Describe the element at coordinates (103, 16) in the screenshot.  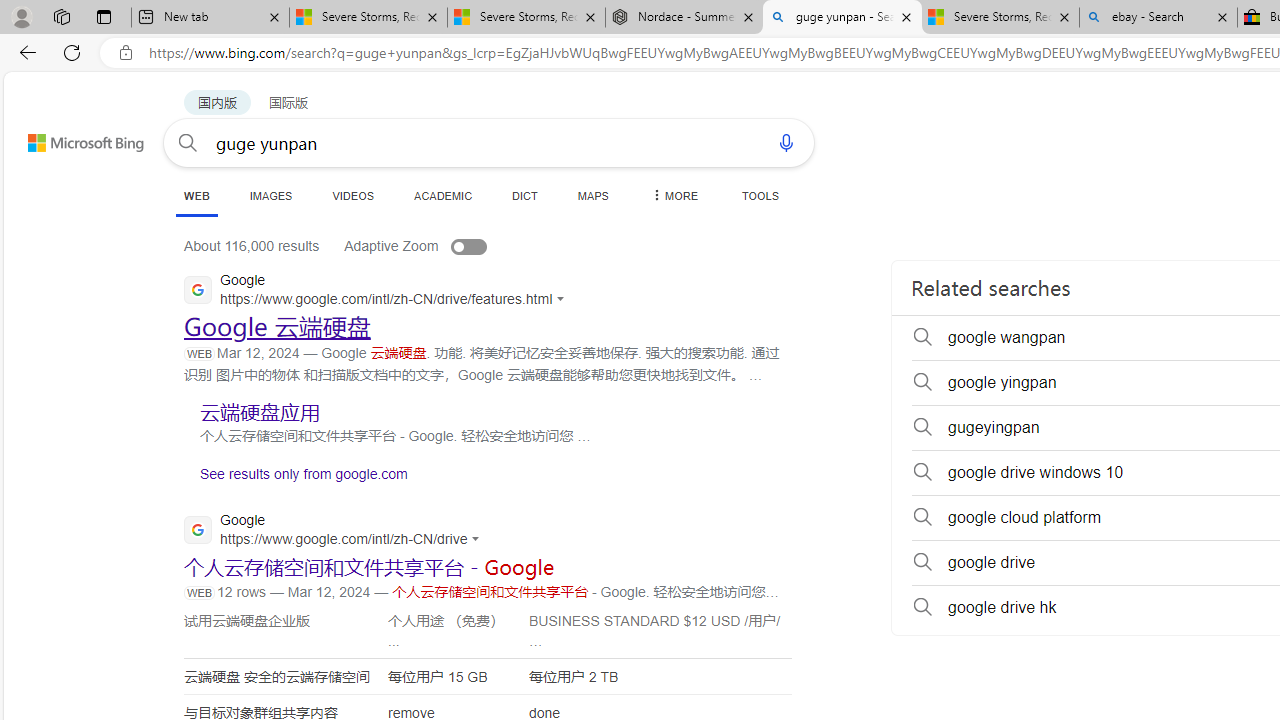
I see `'Tab actions menu'` at that location.